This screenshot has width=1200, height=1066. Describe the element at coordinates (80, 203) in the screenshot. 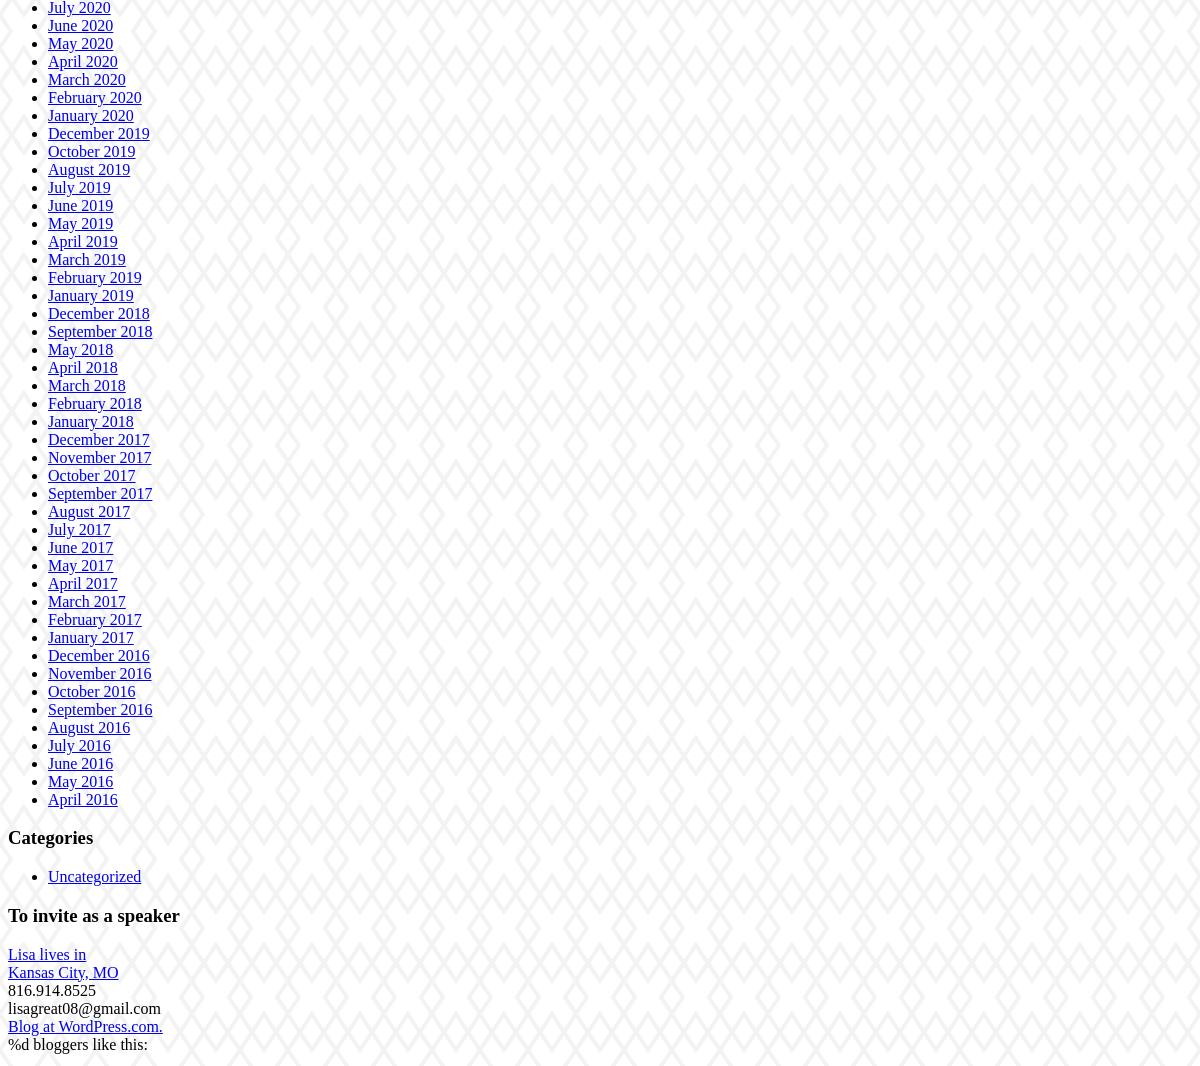

I see `'June 2019'` at that location.